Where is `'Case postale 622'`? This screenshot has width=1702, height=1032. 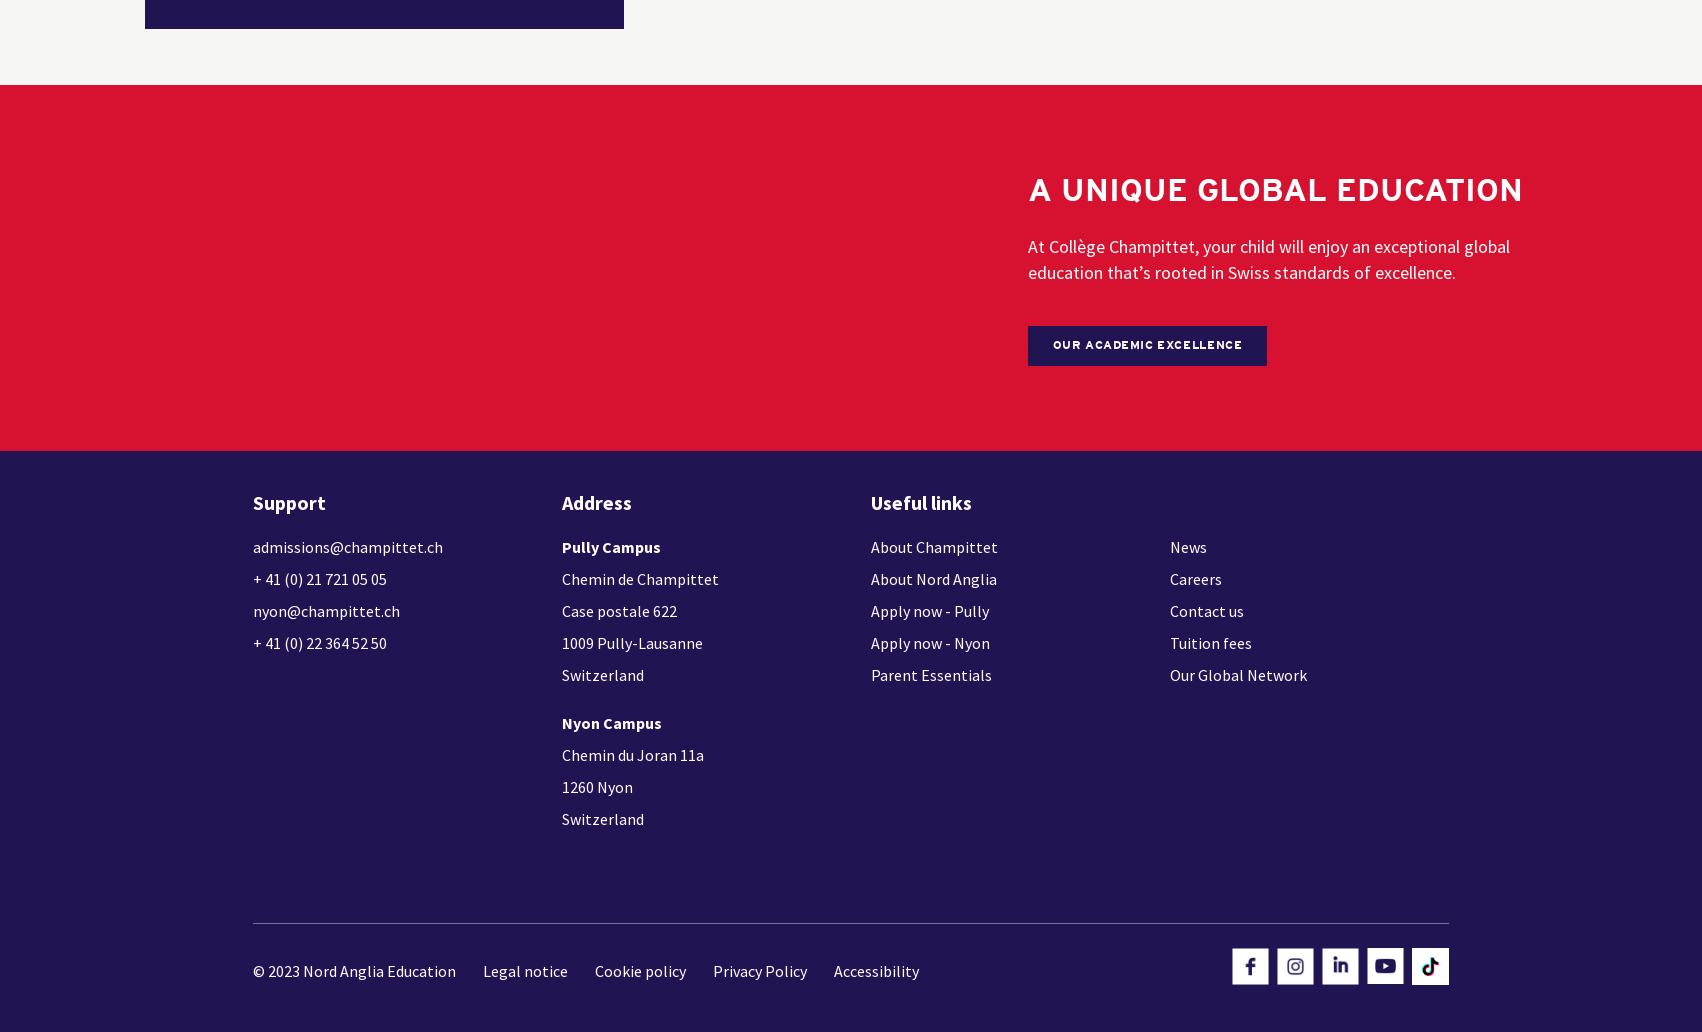 'Case postale 622' is located at coordinates (619, 611).